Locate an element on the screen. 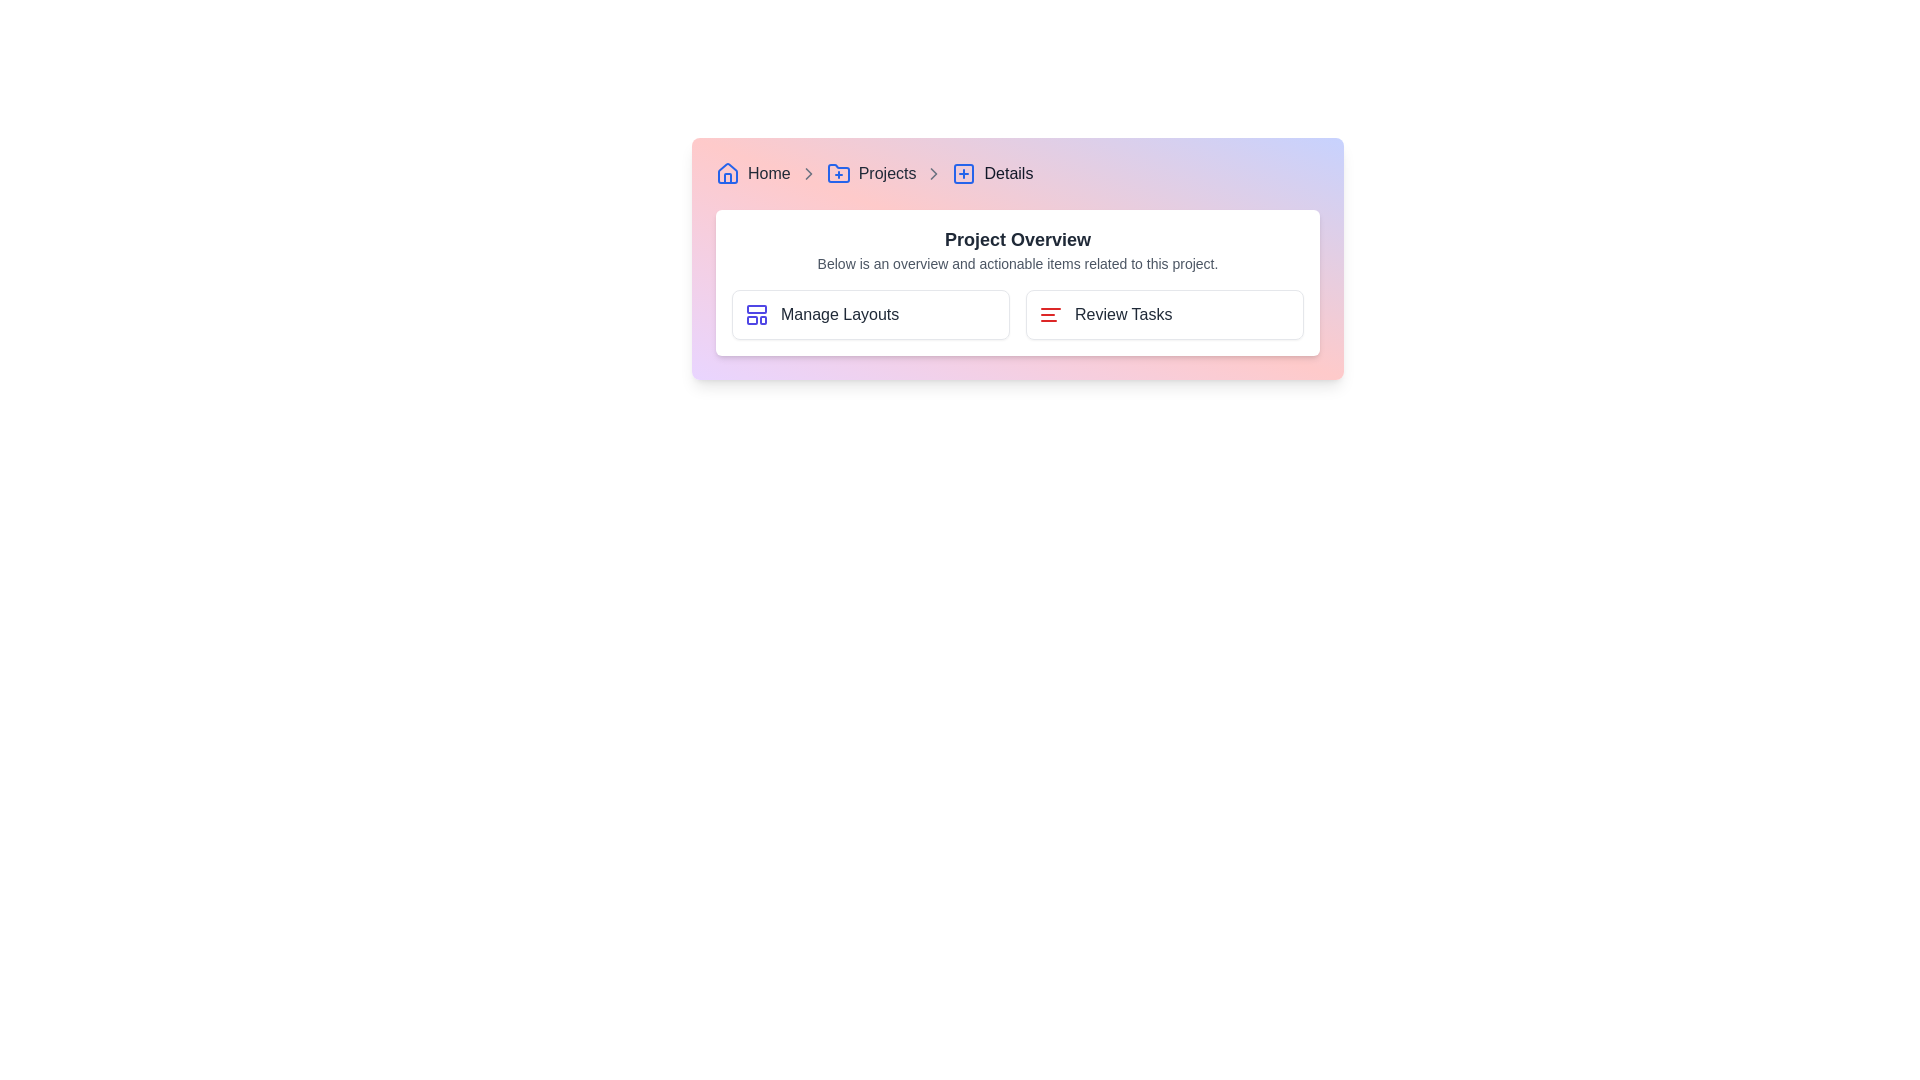  the 'Details' breadcrumb icon element, which is represented by a square with a plus sign located at the top-right corner of the interface is located at coordinates (964, 172).